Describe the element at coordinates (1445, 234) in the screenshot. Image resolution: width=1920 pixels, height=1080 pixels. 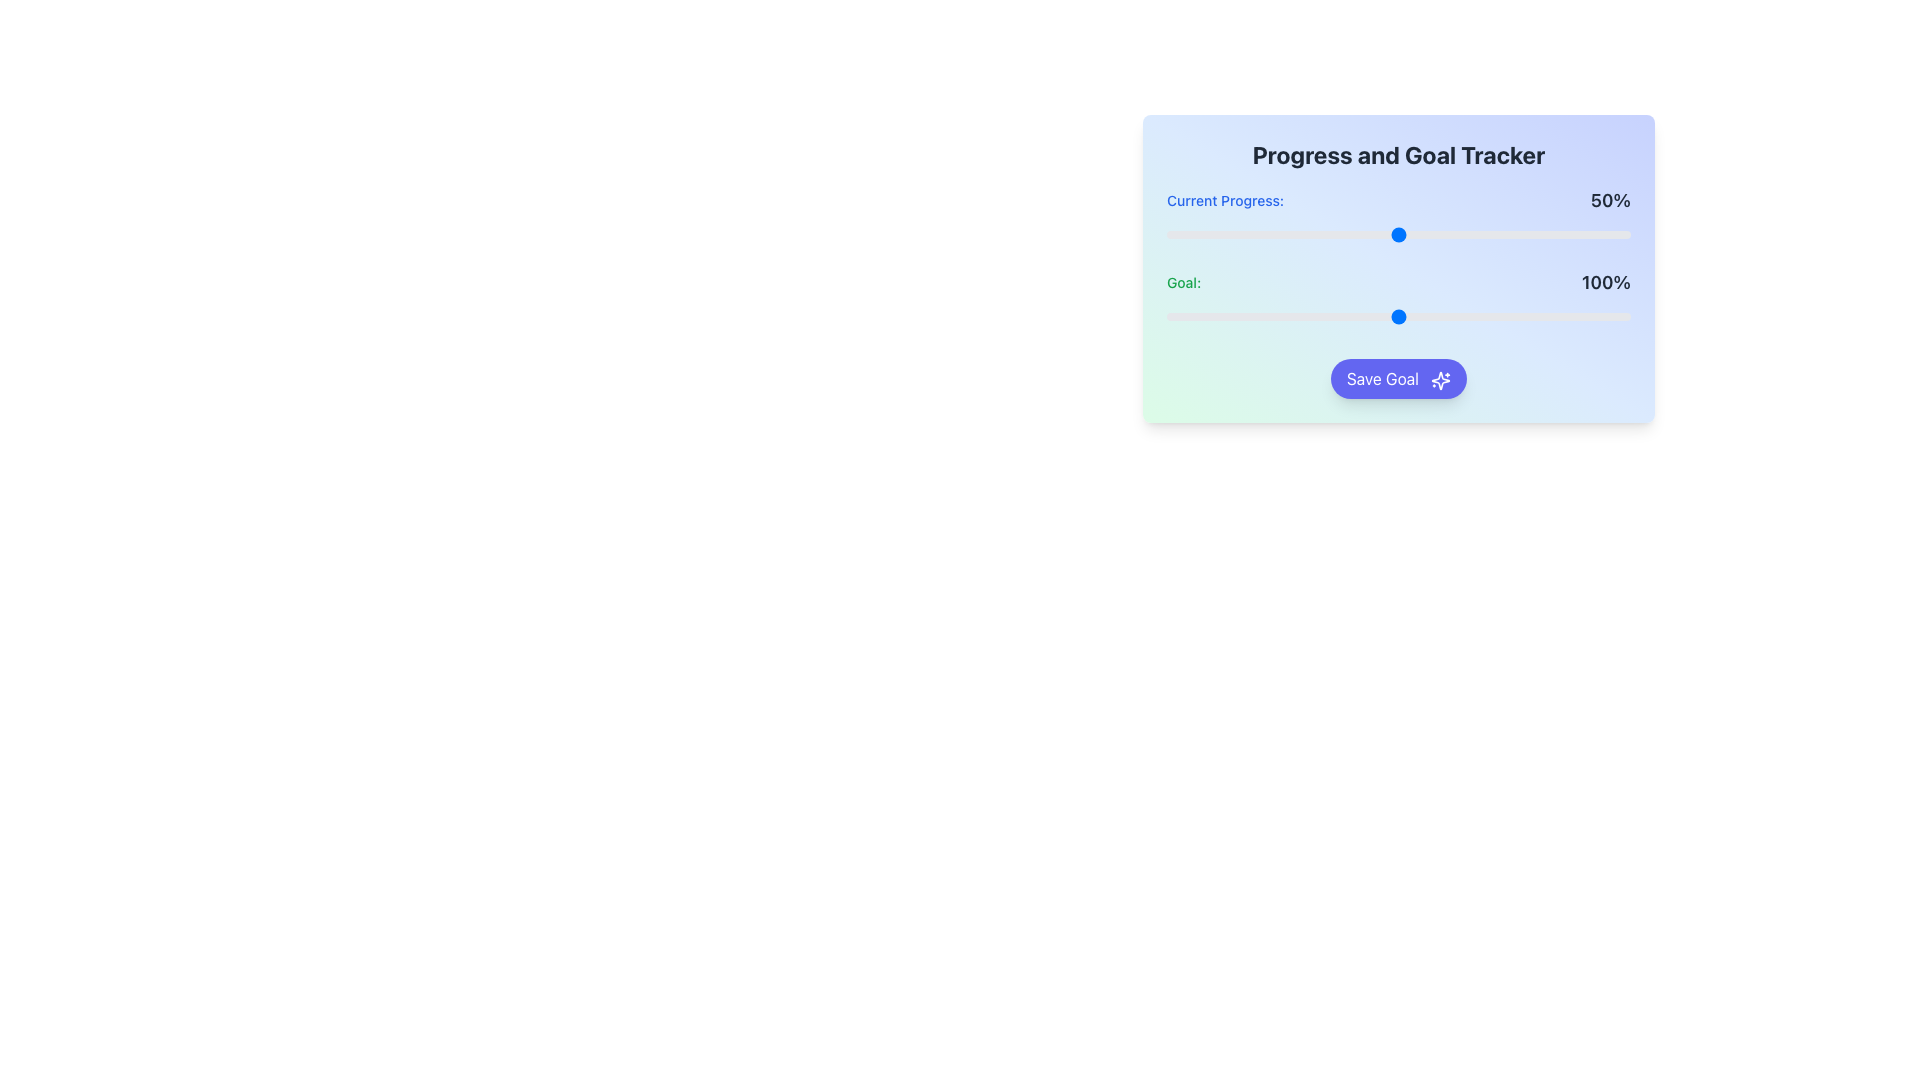
I see `the slider` at that location.